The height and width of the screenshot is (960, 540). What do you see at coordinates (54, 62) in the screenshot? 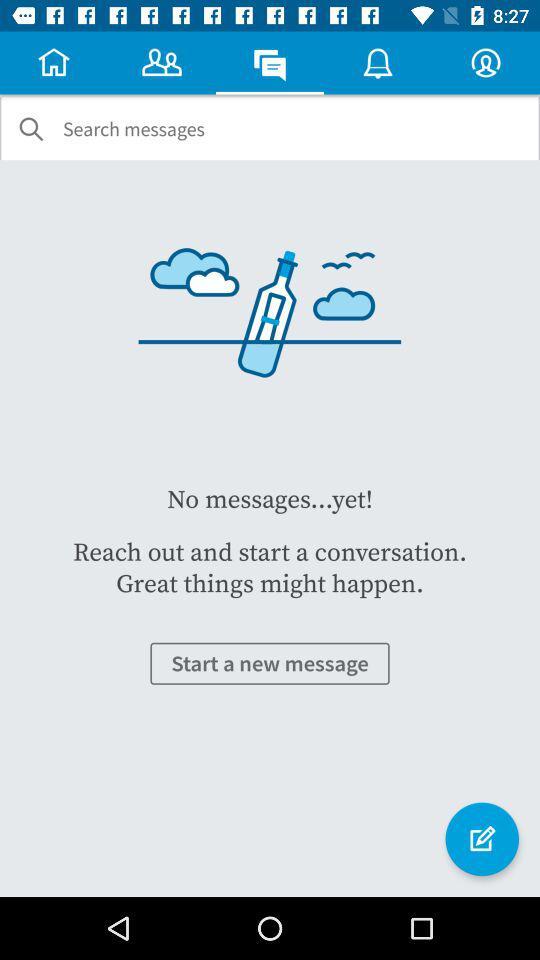
I see `the home button` at bounding box center [54, 62].